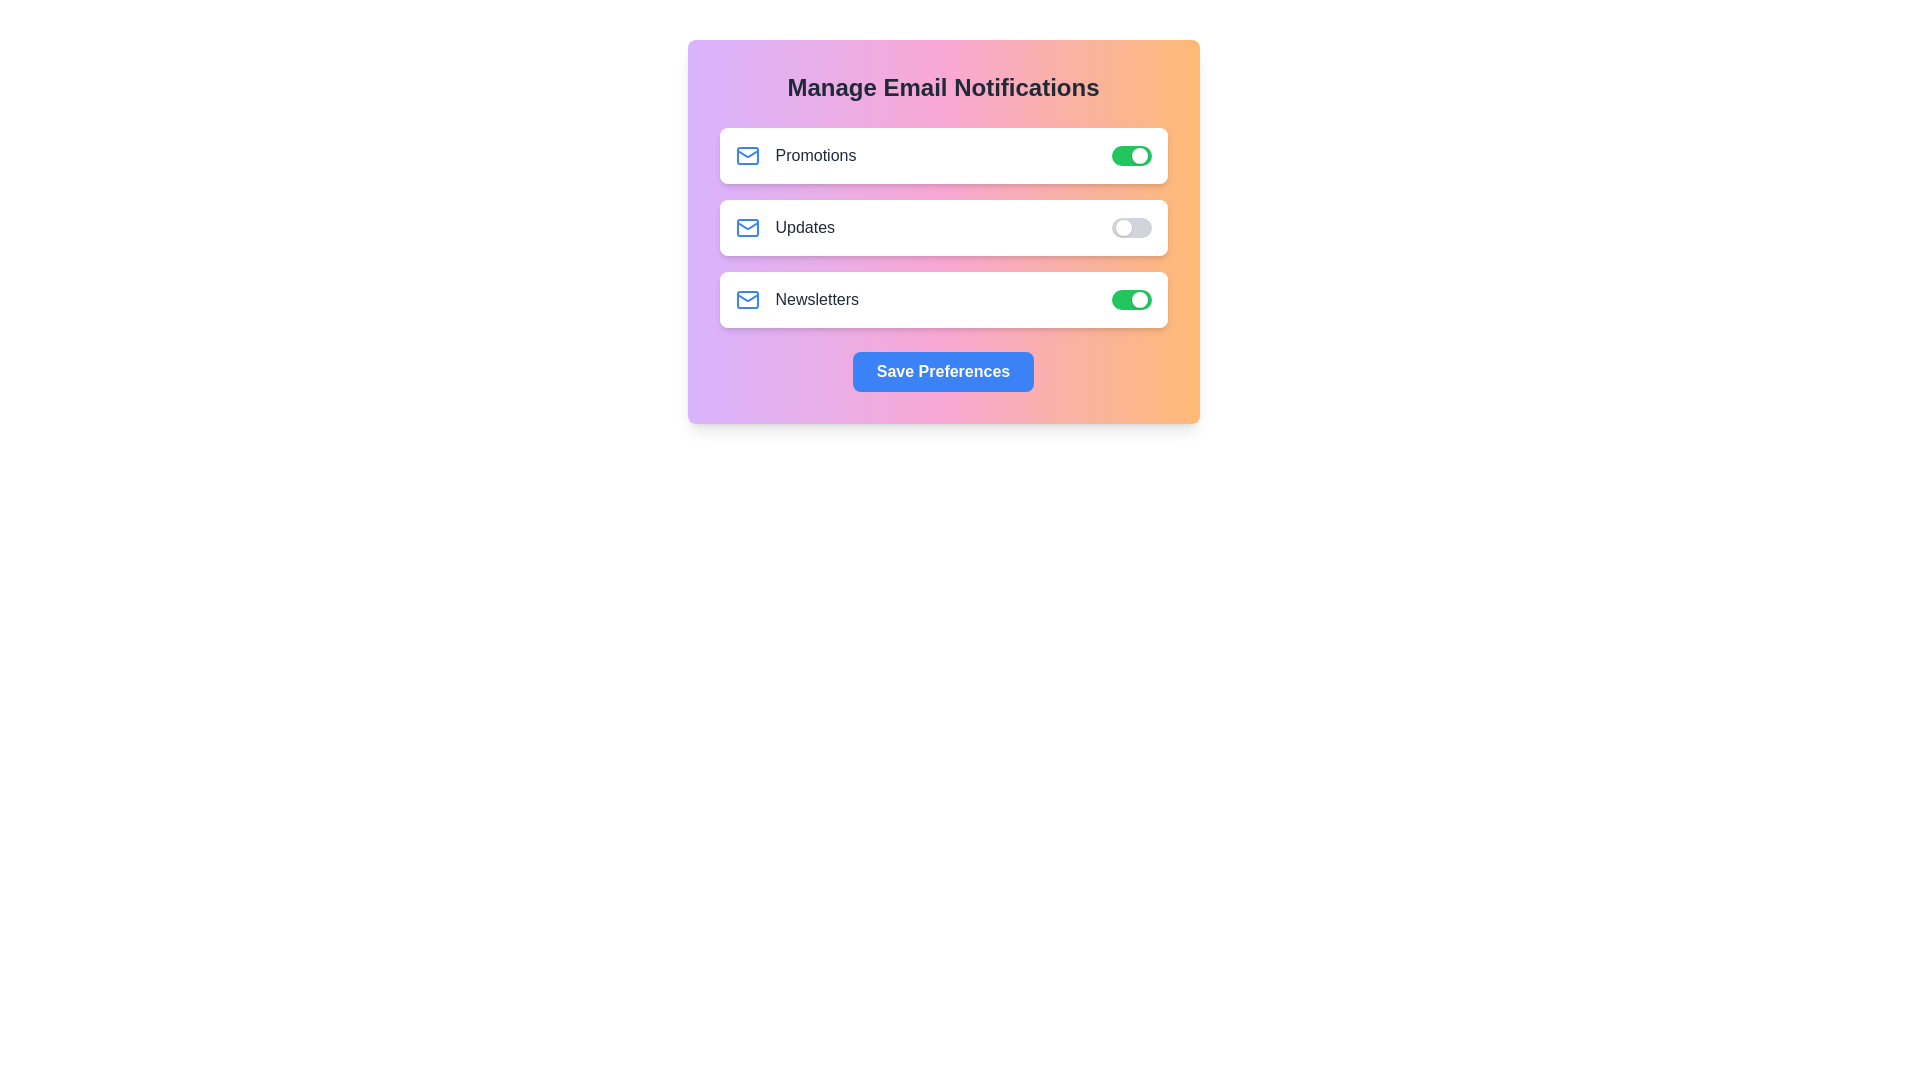  What do you see at coordinates (942, 371) in the screenshot?
I see `the Save Preferences section to observe its hover effect` at bounding box center [942, 371].